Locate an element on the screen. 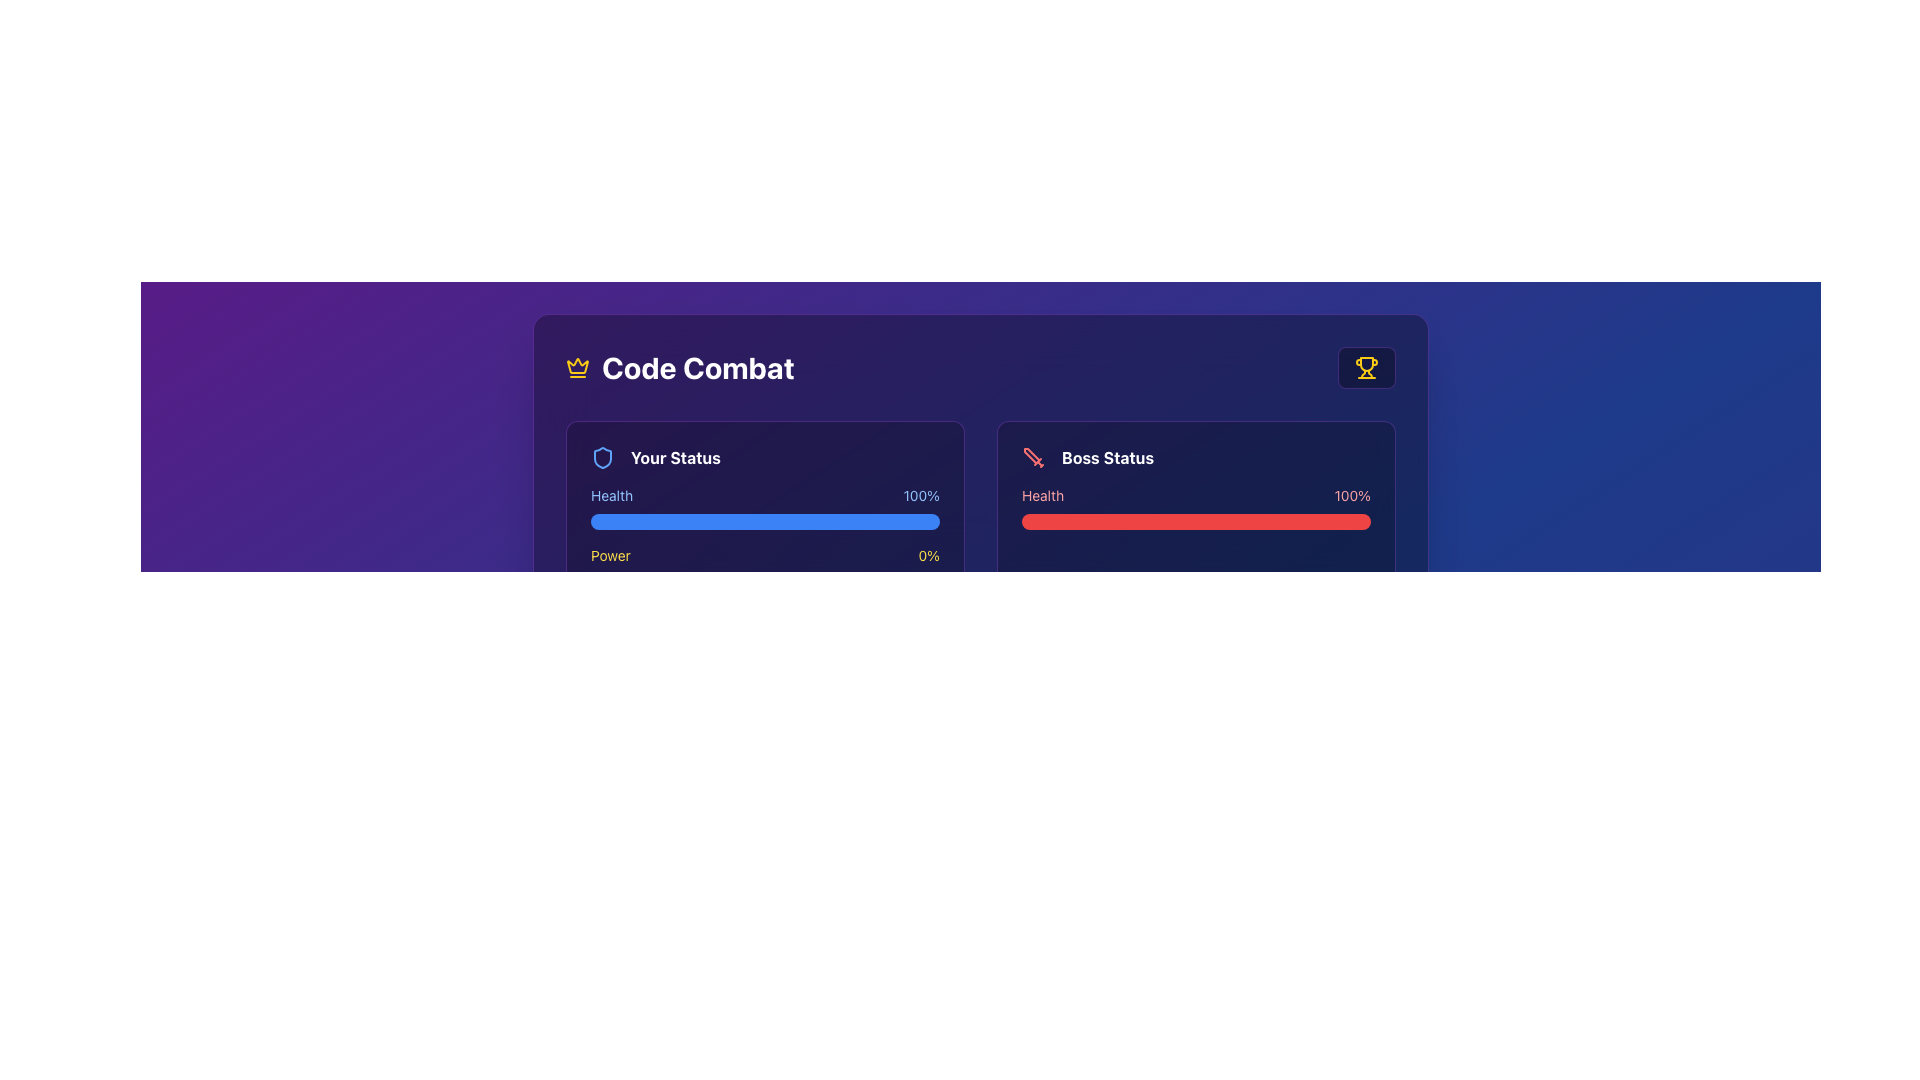 Image resolution: width=1920 pixels, height=1080 pixels. the trophy icon, which is yellow on a dark blue rectangle with rounded corners, located in the top-right section of the 'Code Combat' interface is located at coordinates (1366, 367).